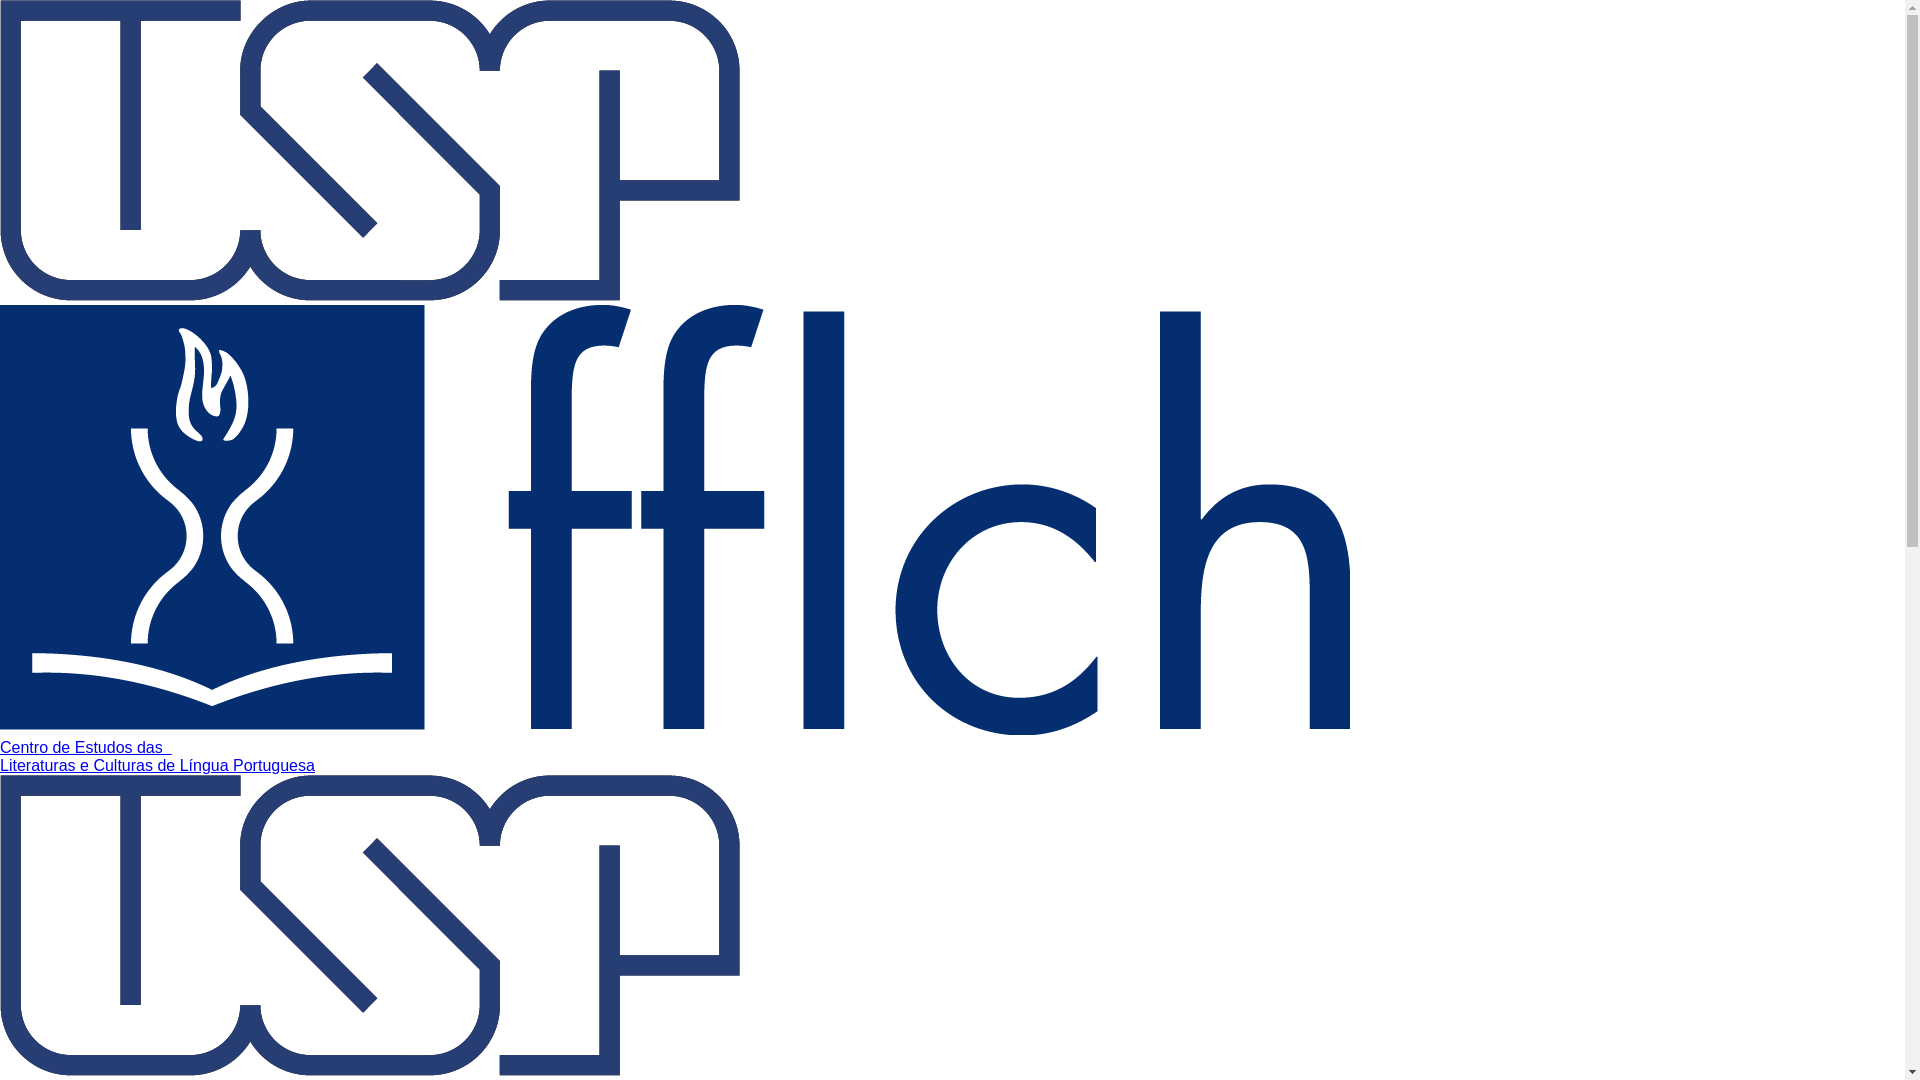 The height and width of the screenshot is (1080, 1920). What do you see at coordinates (0, 747) in the screenshot?
I see `'Centro de Estudos das  '` at bounding box center [0, 747].